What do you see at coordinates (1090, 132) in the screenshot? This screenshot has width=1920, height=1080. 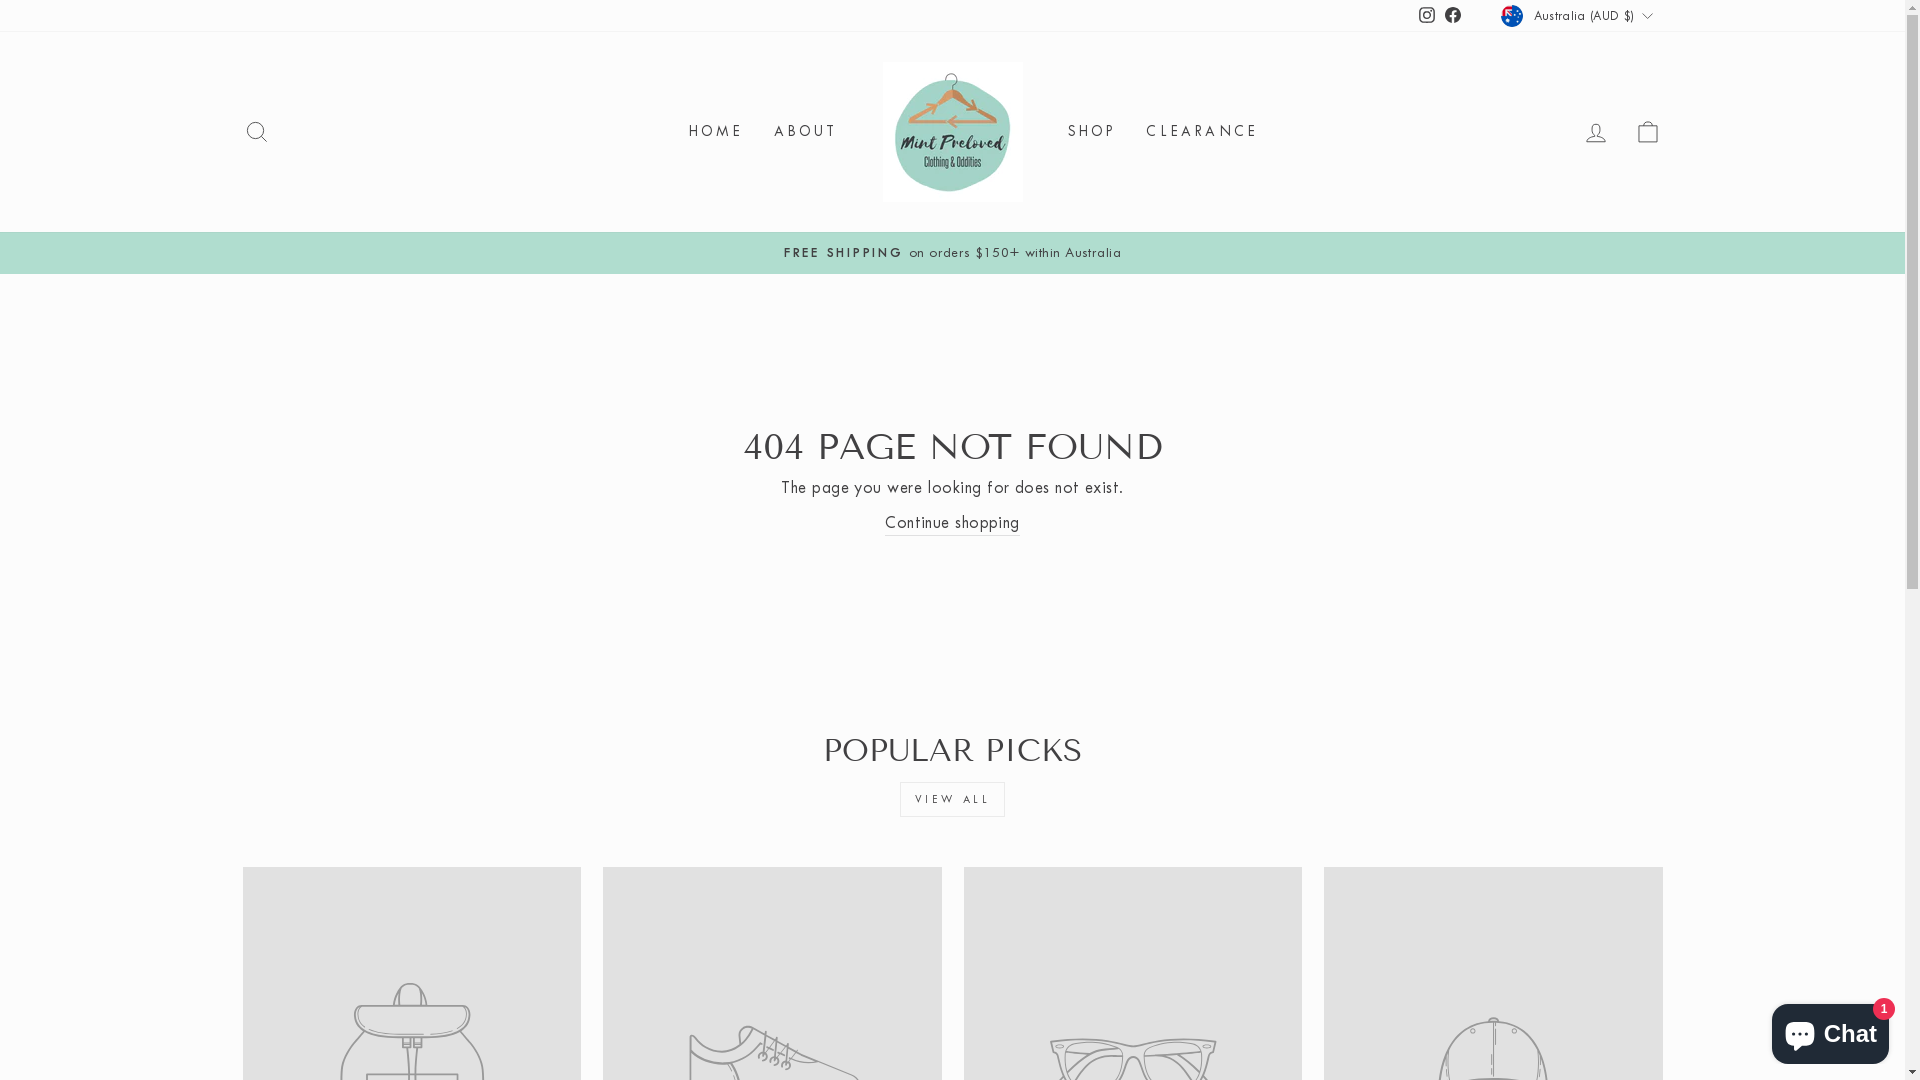 I see `'SHOP'` at bounding box center [1090, 132].